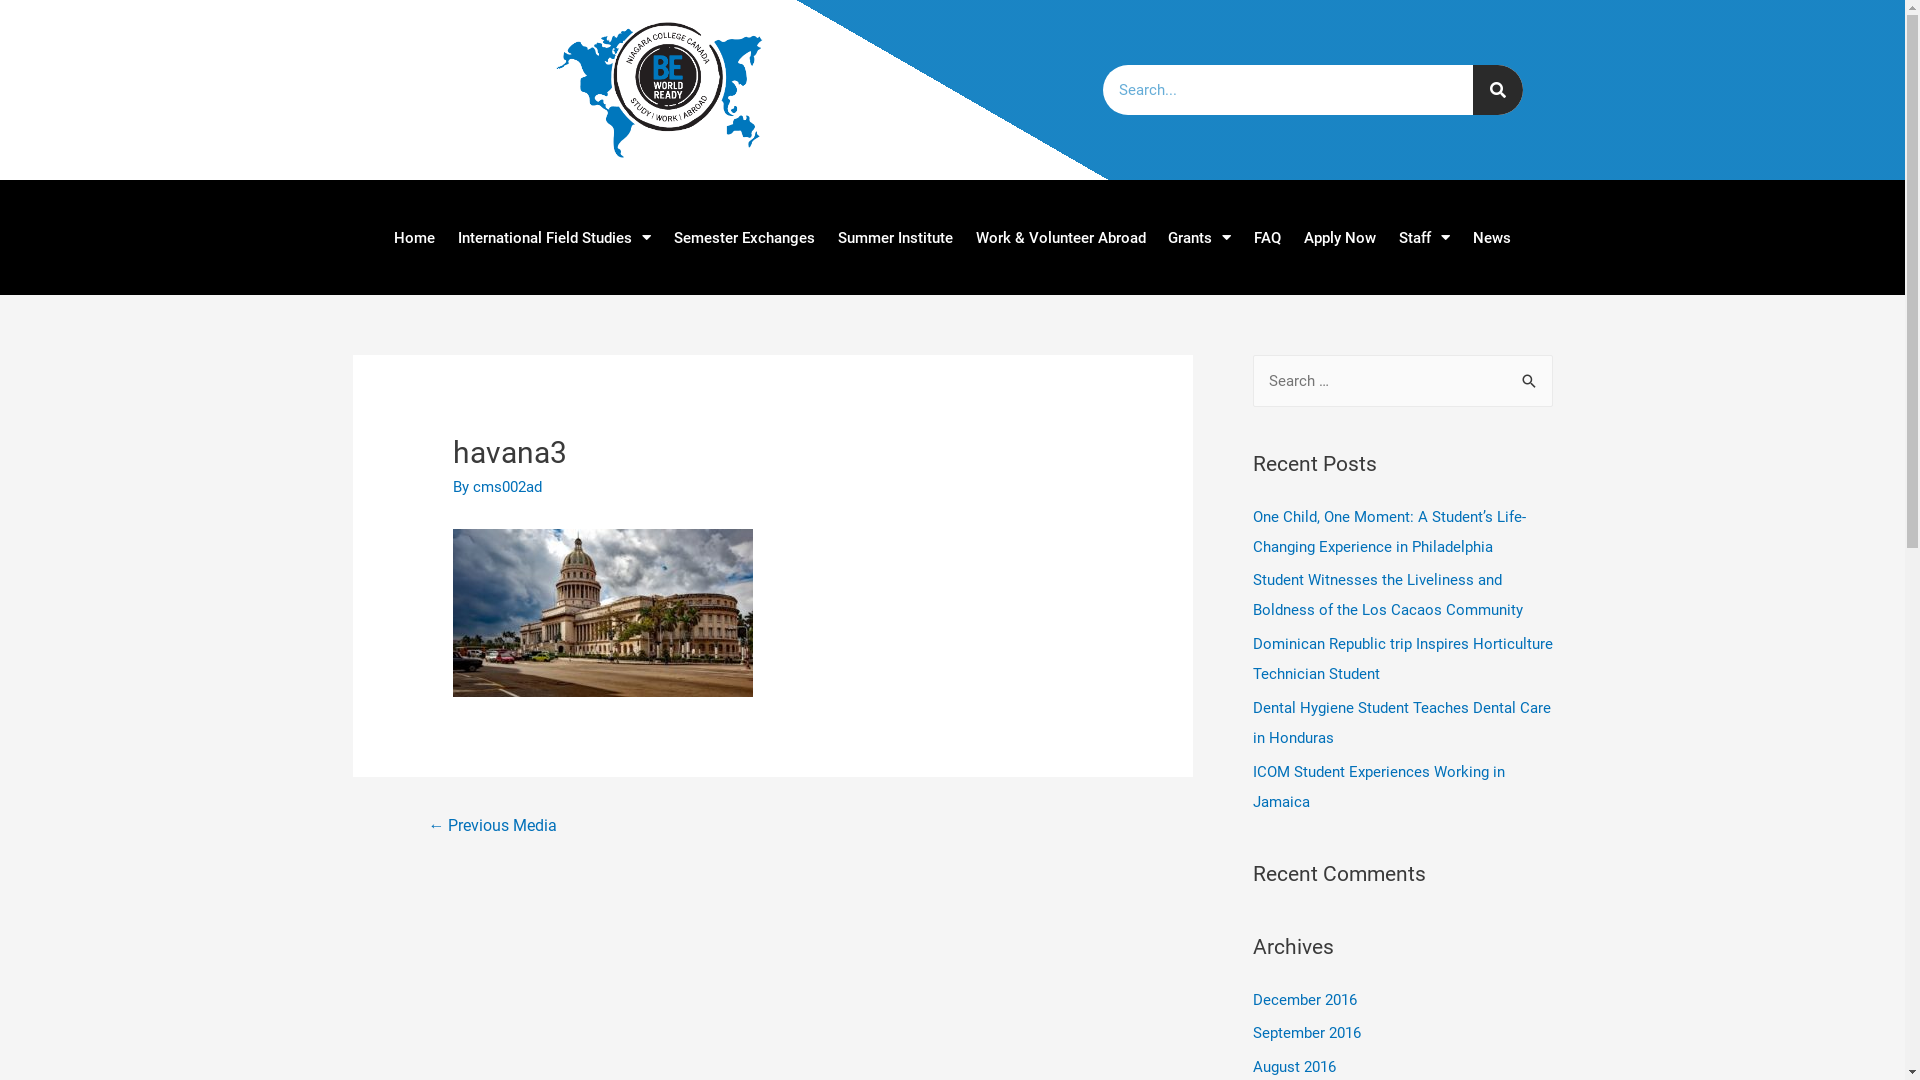 This screenshot has width=1920, height=1080. Describe the element at coordinates (1376, 785) in the screenshot. I see `'ICOM Student Experiences Working in Jamaica'` at that location.